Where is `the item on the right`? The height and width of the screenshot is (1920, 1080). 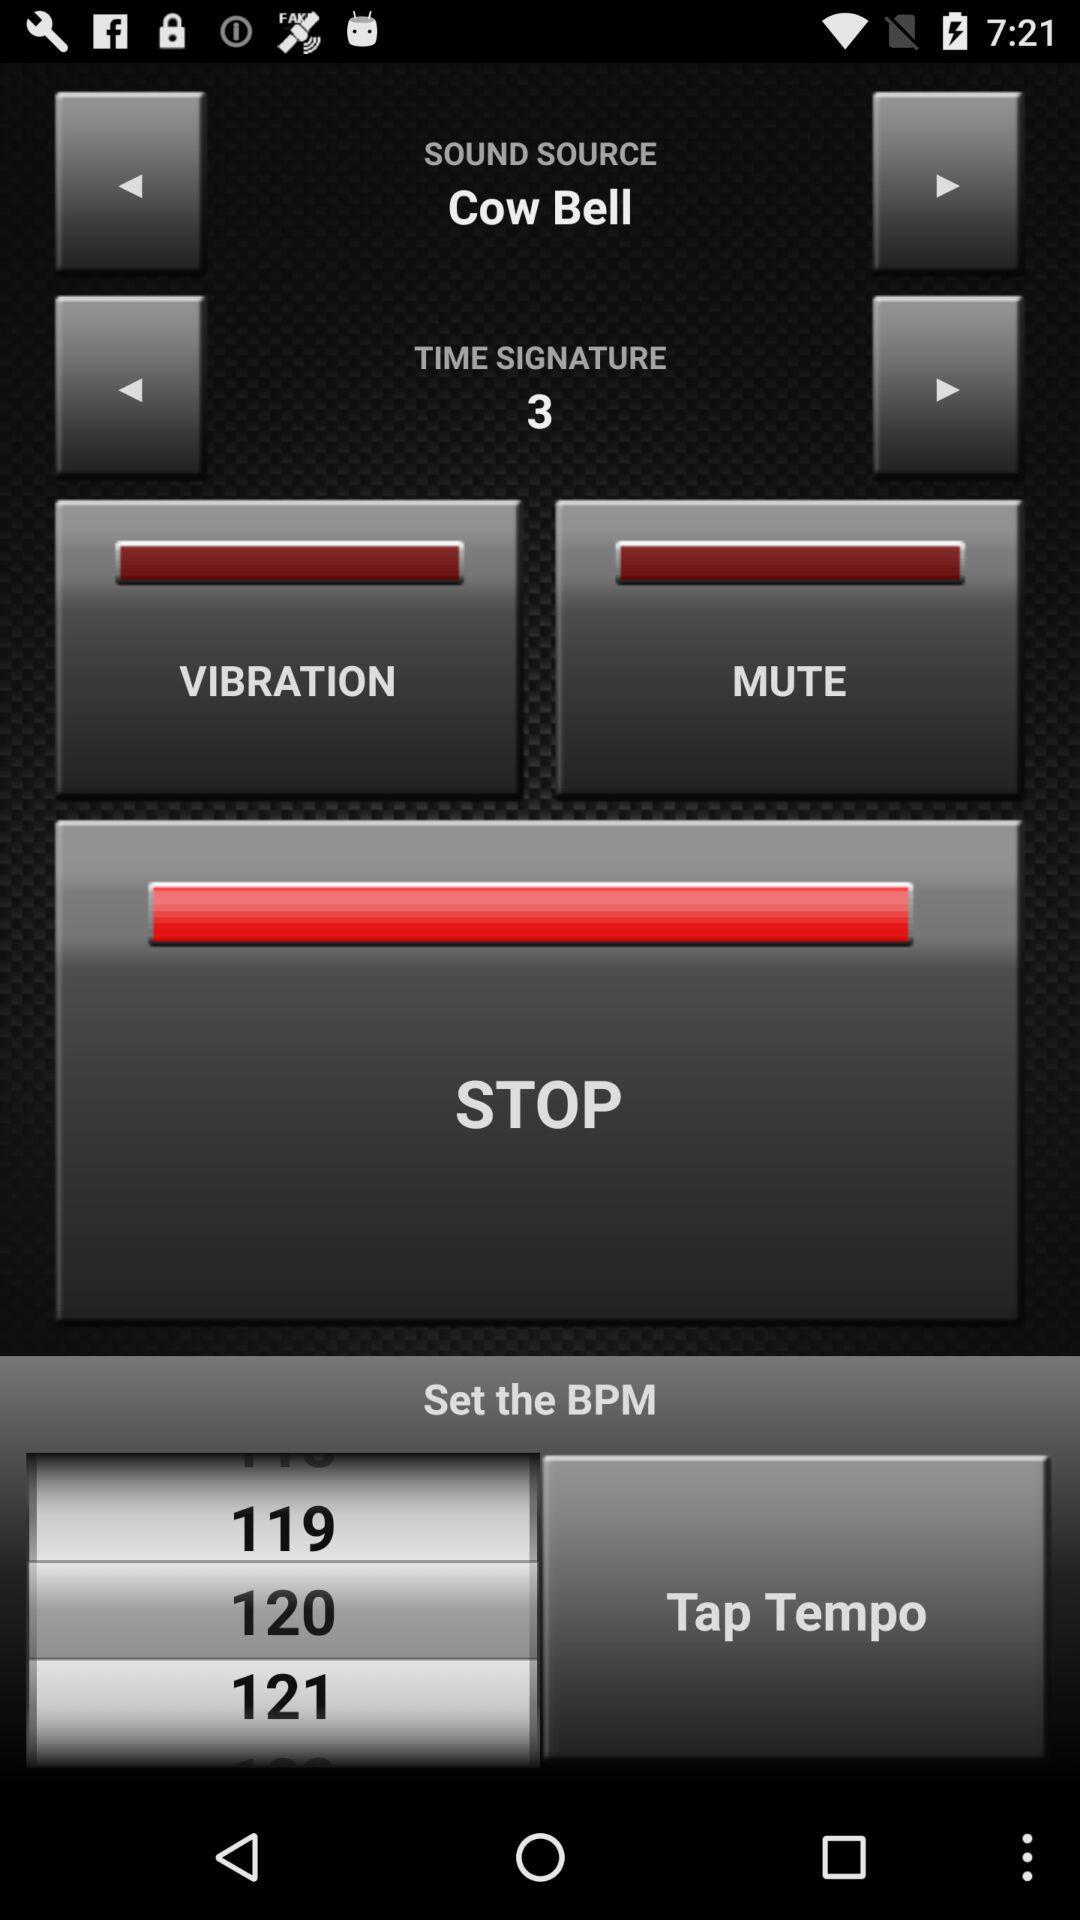
the item on the right is located at coordinates (789, 650).